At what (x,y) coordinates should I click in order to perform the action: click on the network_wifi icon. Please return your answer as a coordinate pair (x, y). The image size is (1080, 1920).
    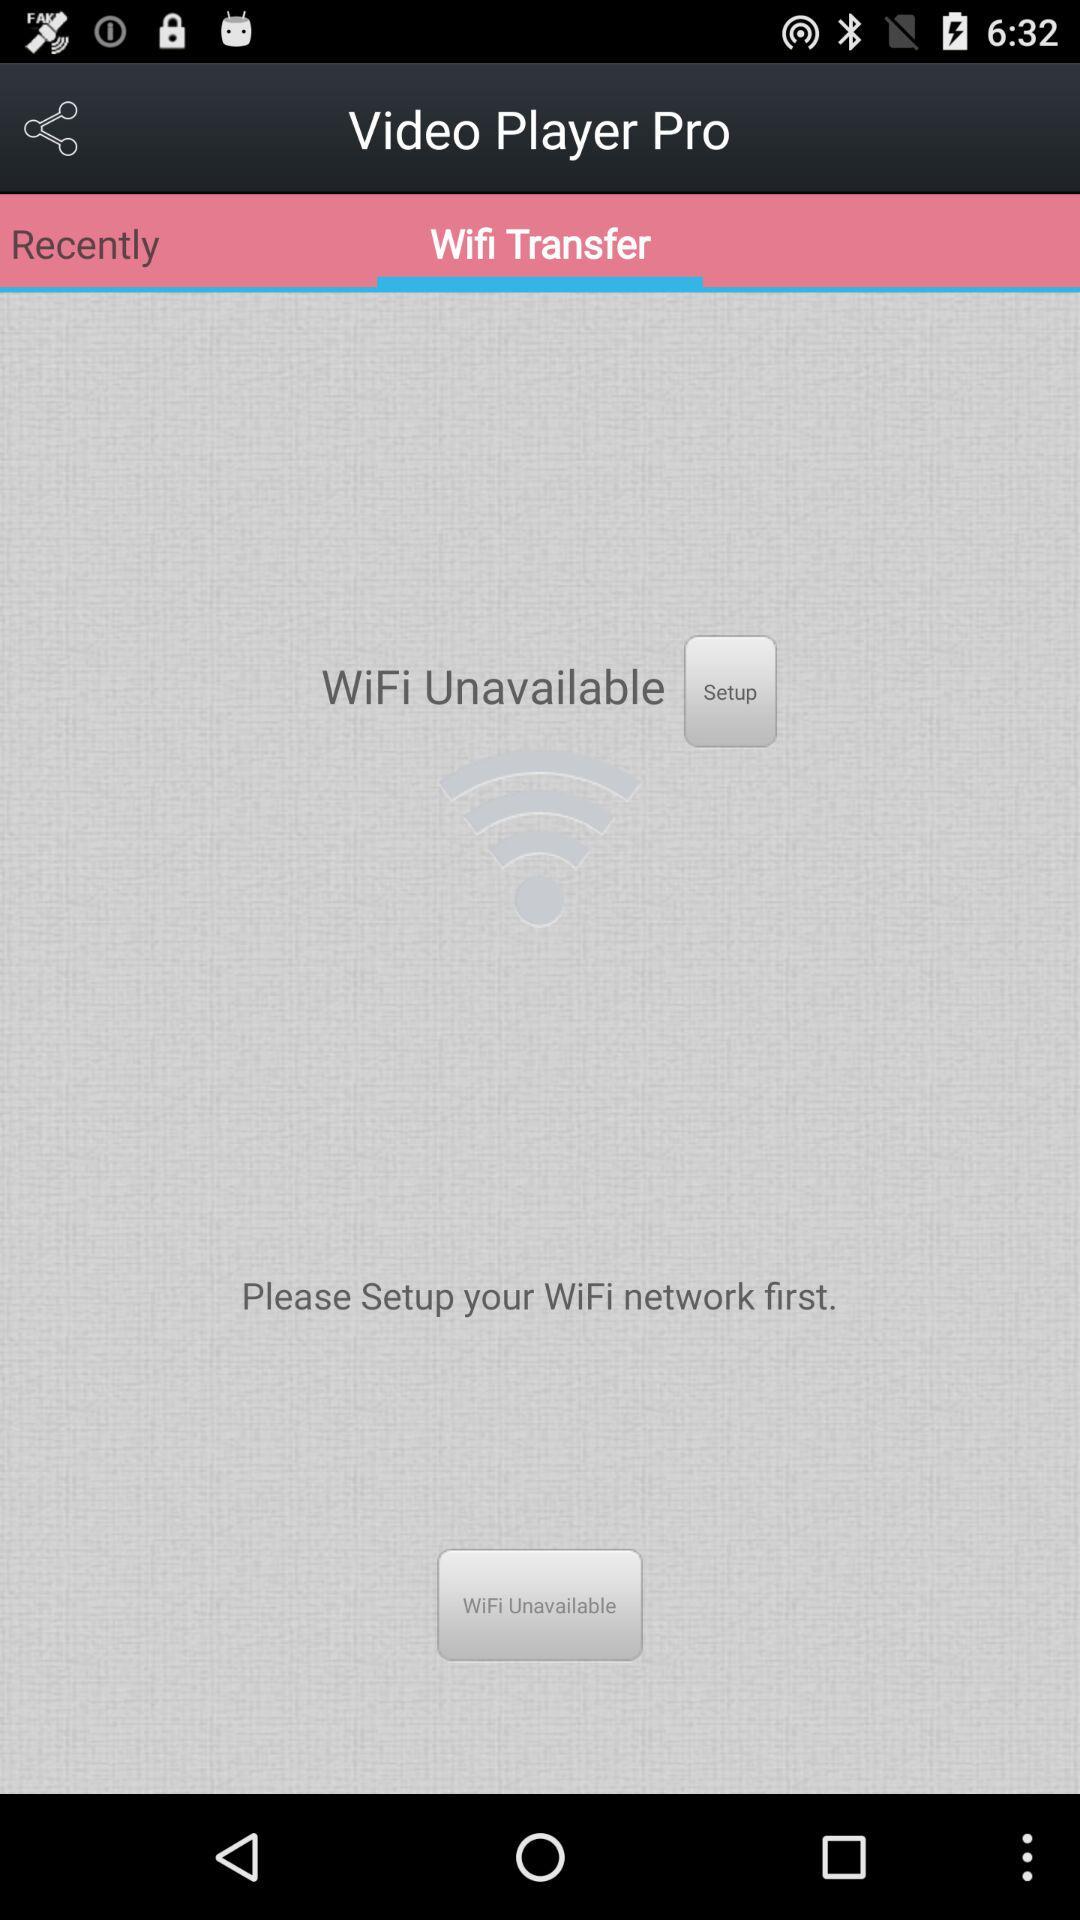
    Looking at the image, I should click on (538, 896).